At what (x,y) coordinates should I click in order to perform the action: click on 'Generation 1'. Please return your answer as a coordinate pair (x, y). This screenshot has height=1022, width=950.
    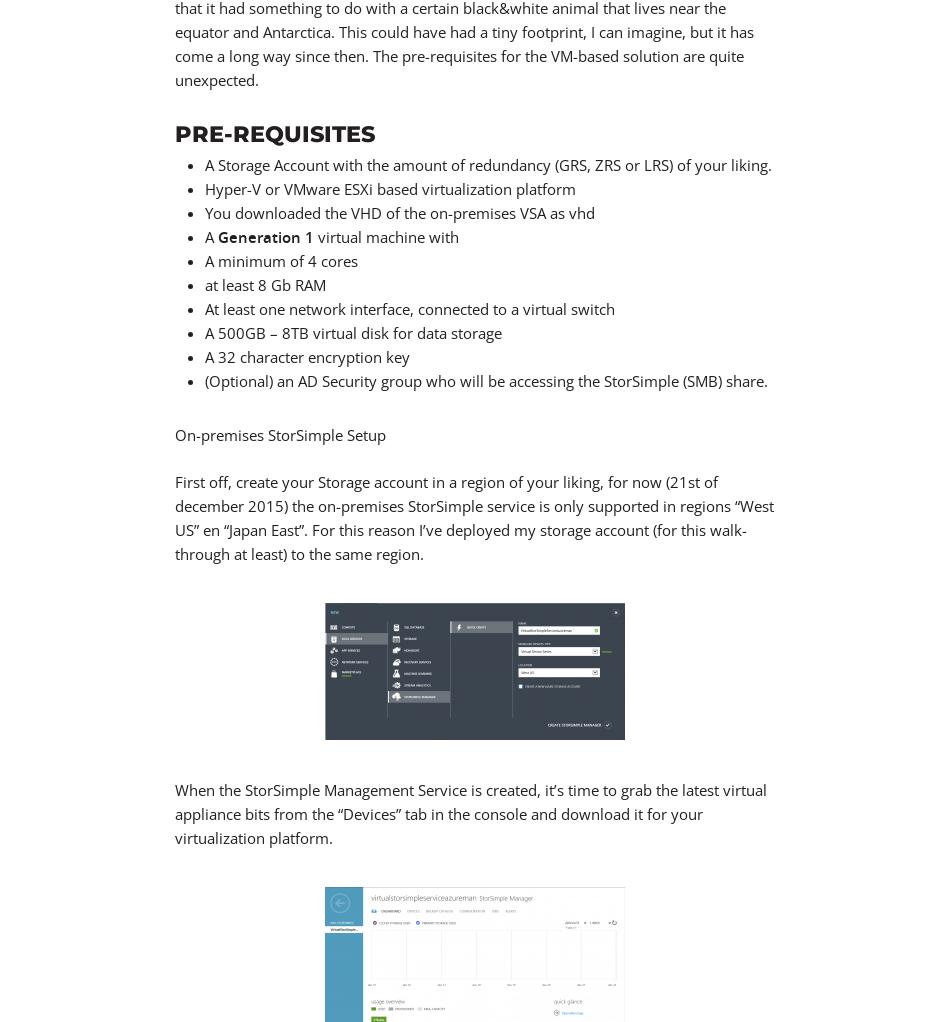
    Looking at the image, I should click on (218, 236).